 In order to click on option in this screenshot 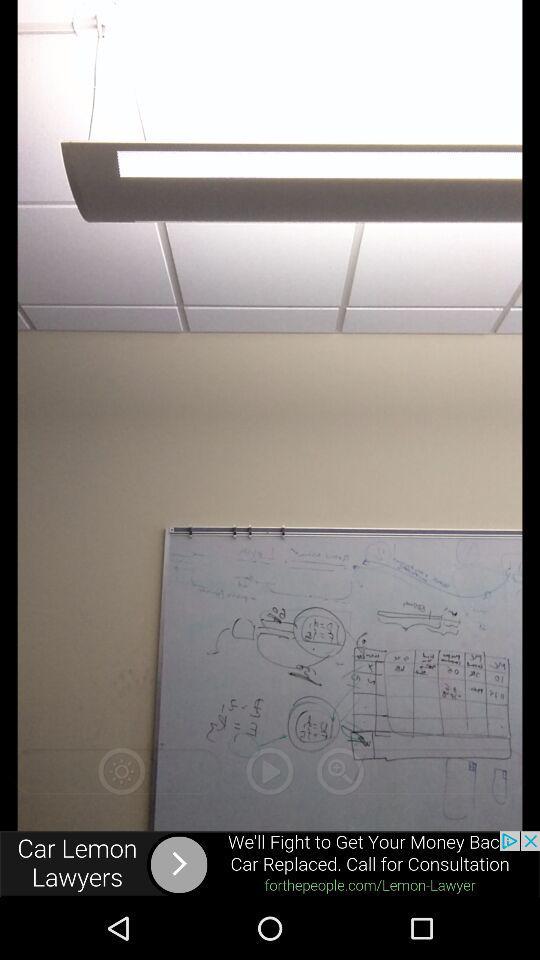, I will do `click(270, 770)`.